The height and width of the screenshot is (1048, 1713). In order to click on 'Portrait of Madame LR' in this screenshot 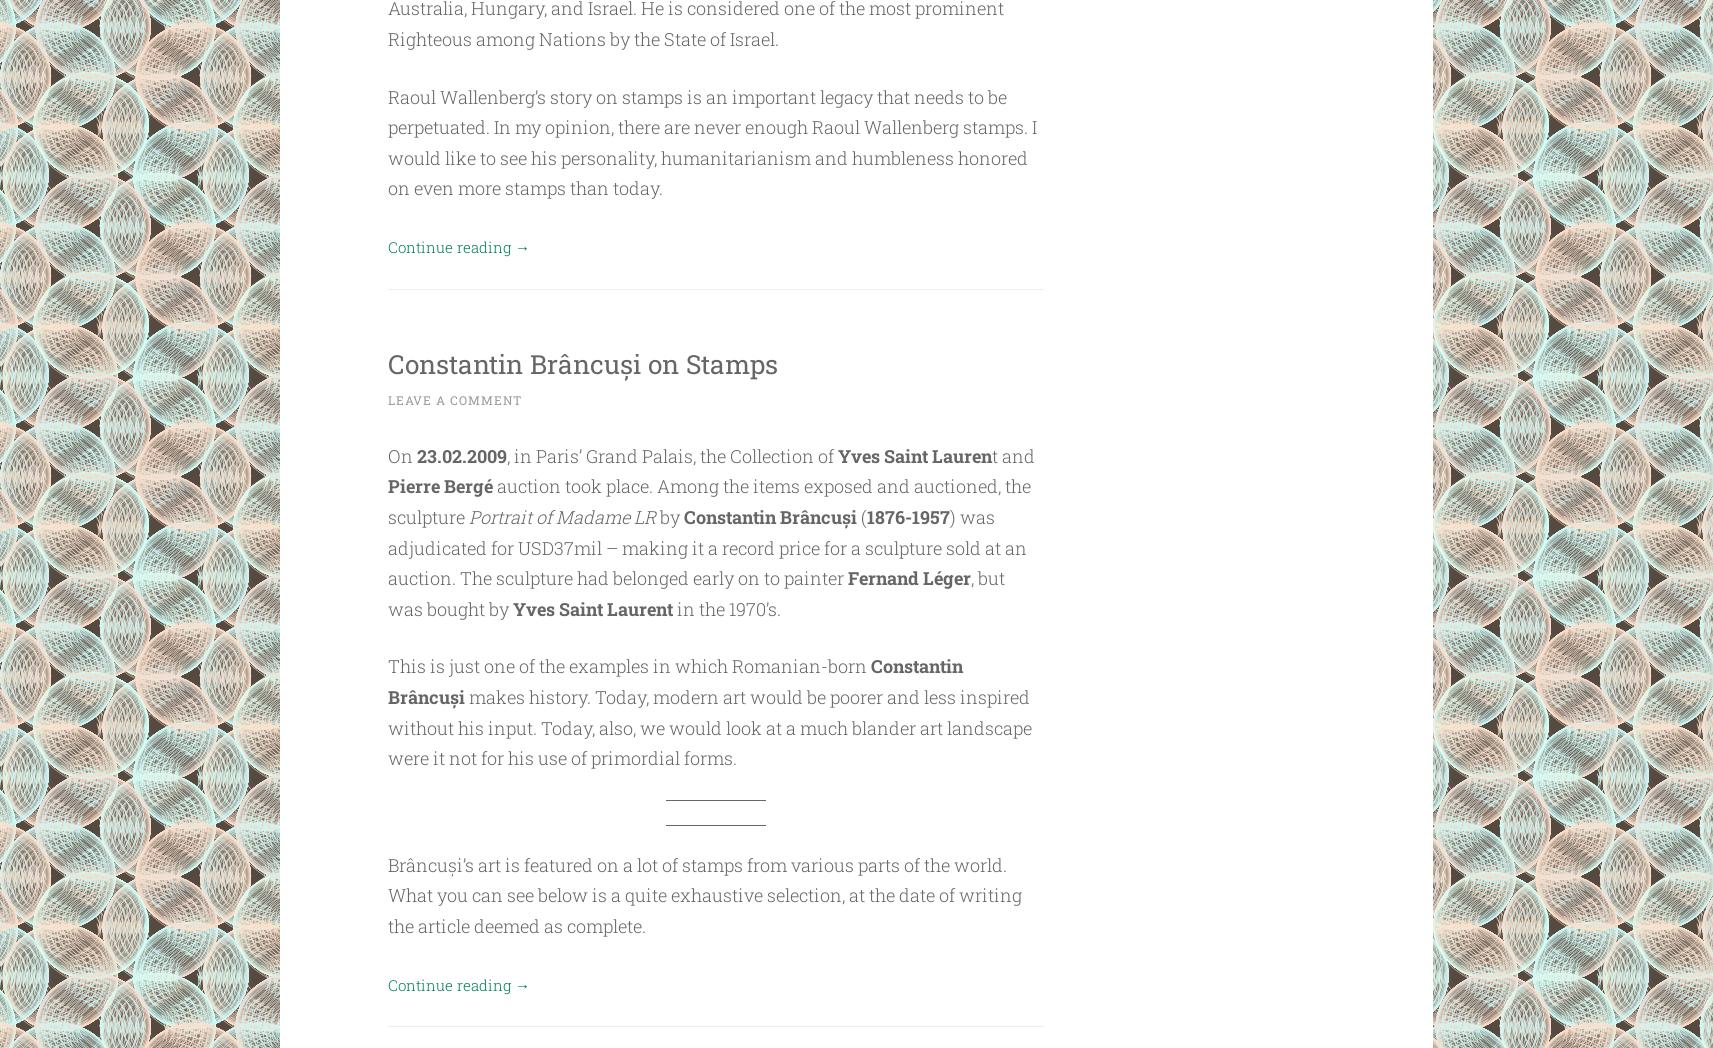, I will do `click(562, 516)`.